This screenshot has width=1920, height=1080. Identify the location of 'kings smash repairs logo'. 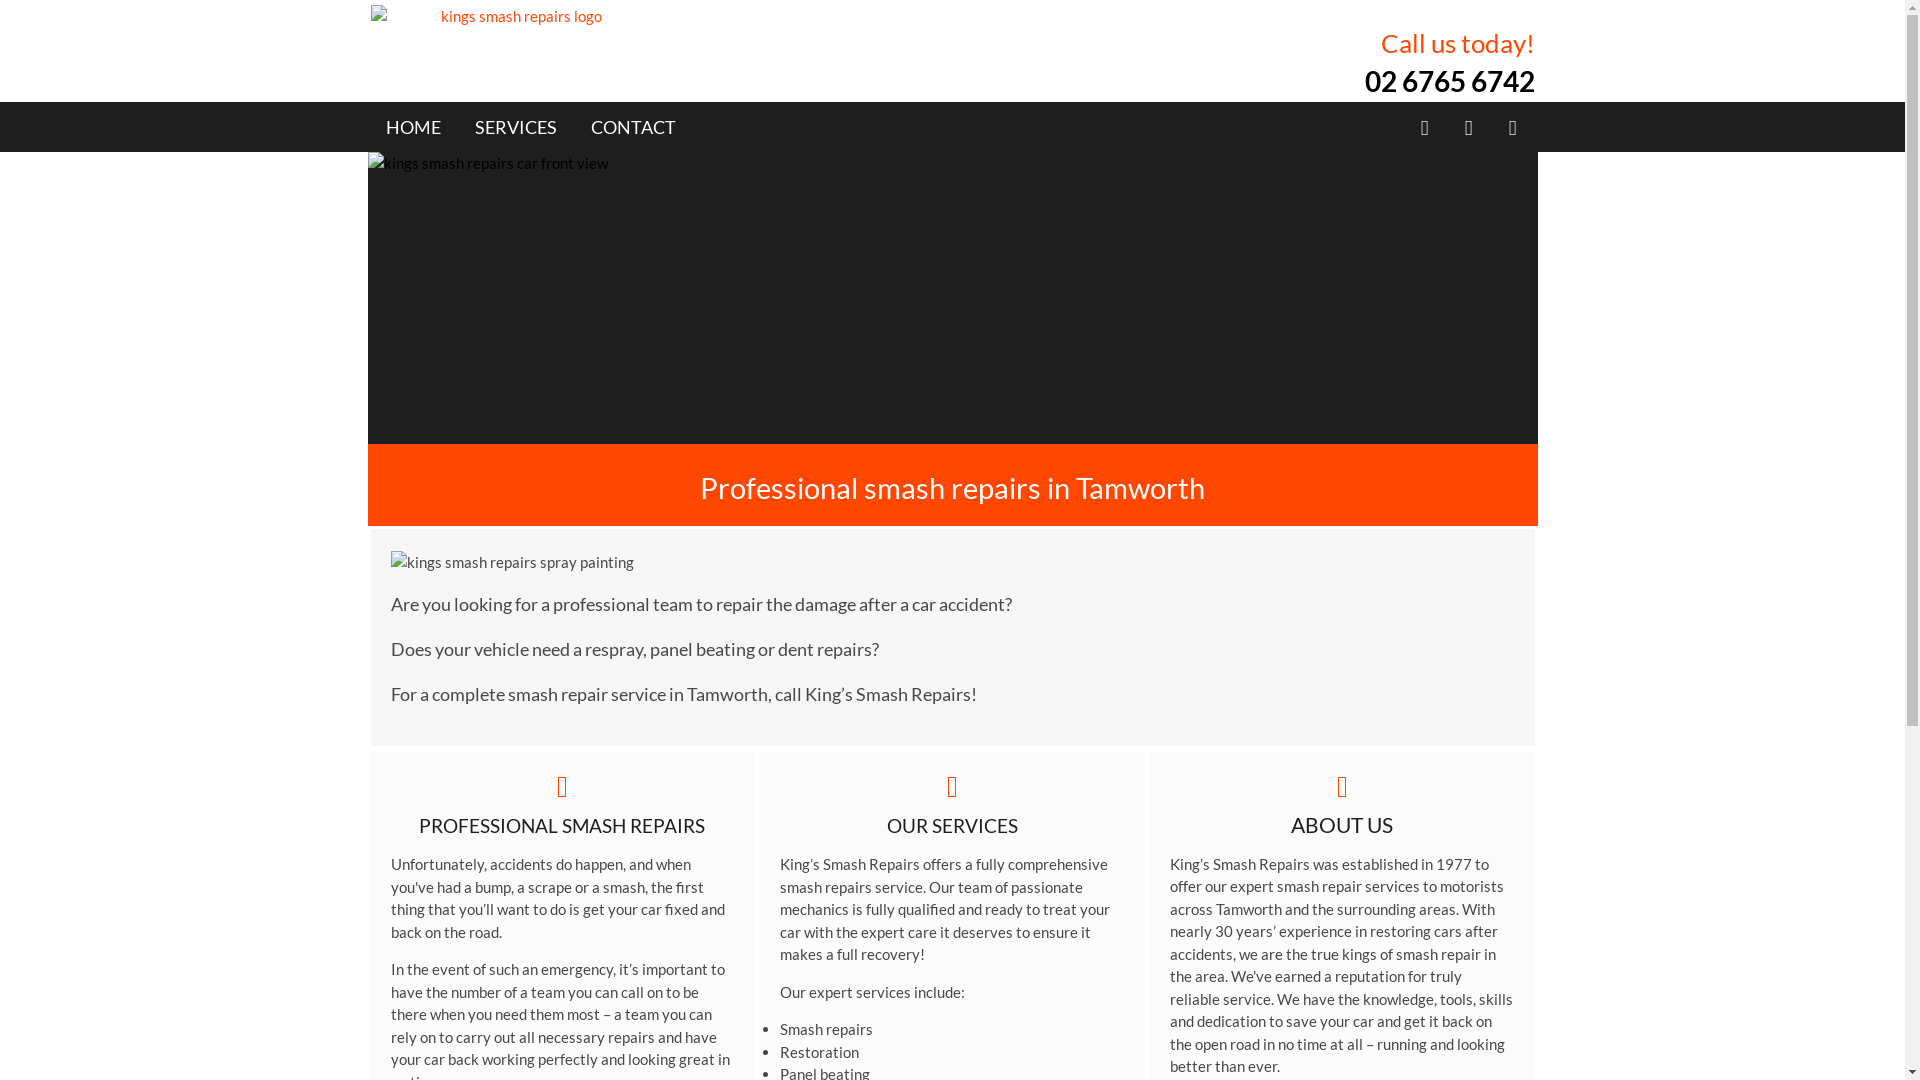
(513, 16).